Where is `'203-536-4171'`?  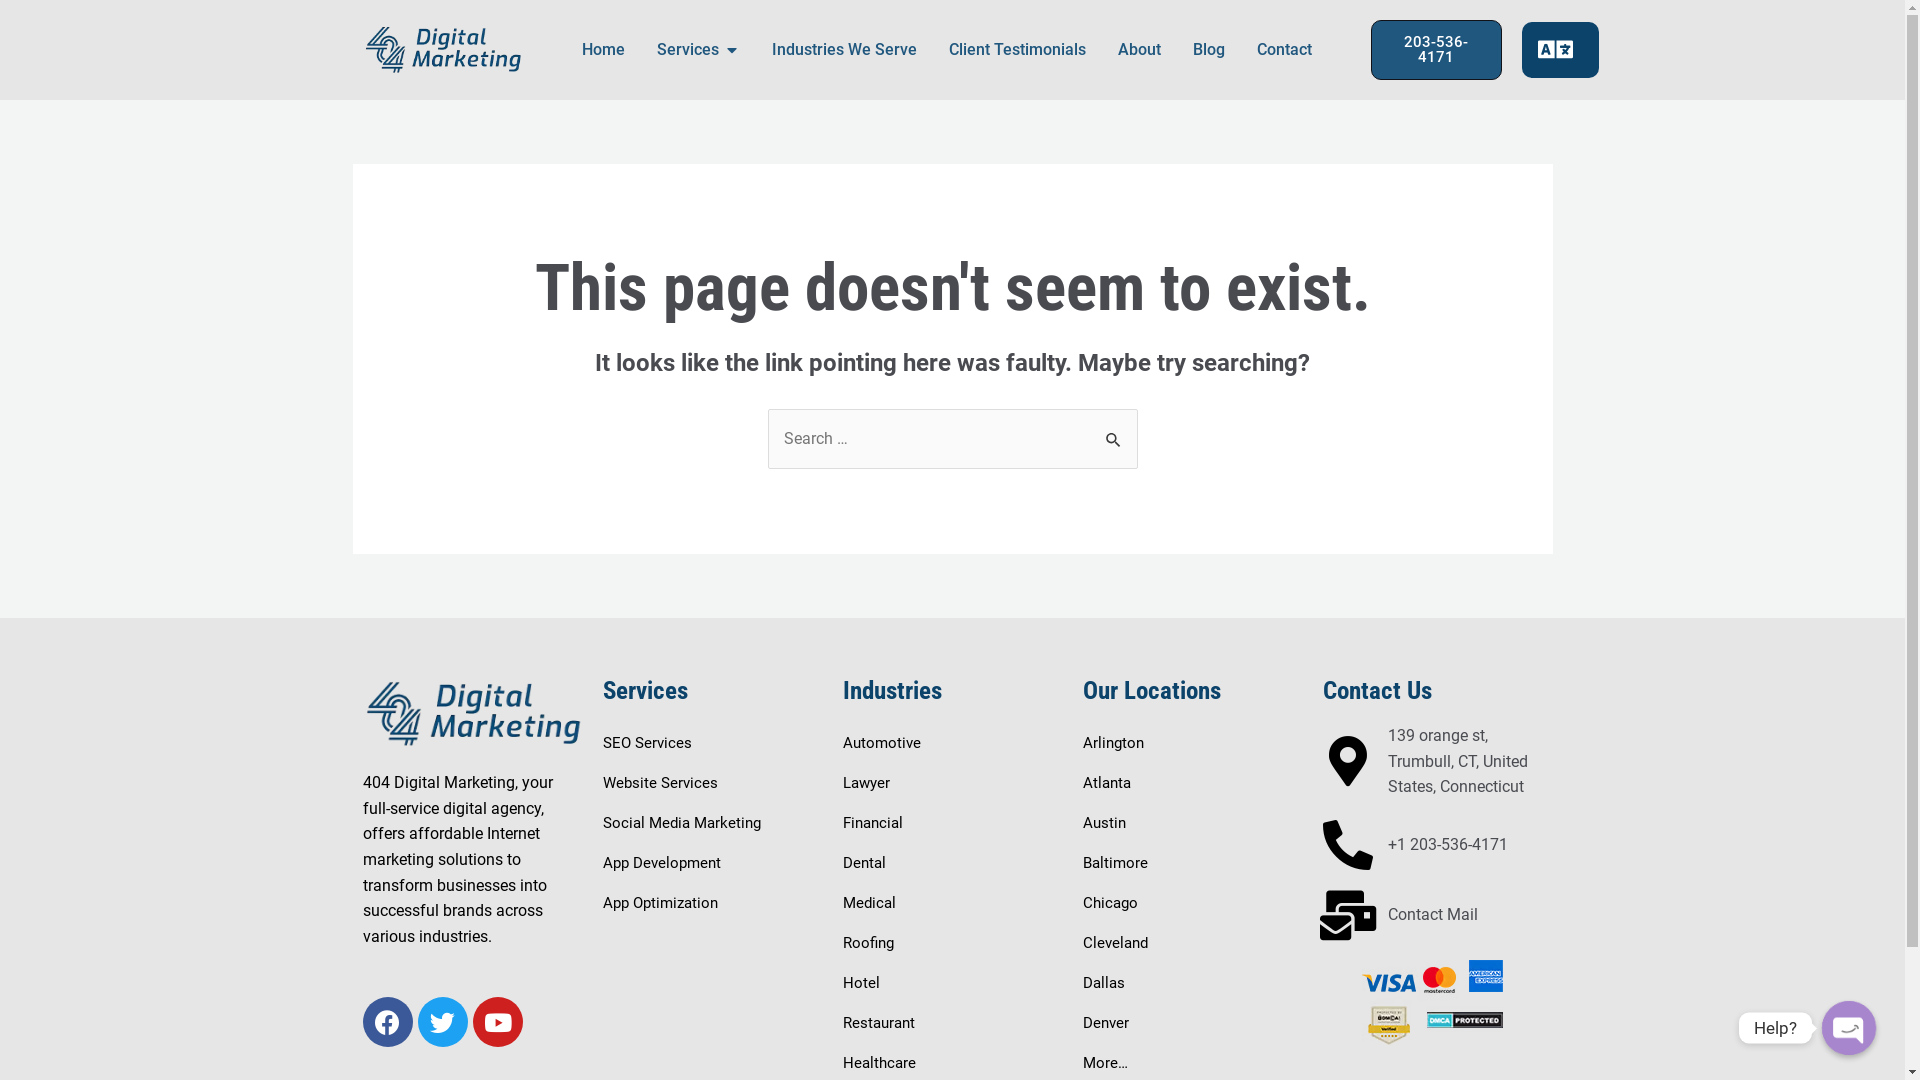
'203-536-4171' is located at coordinates (1434, 49).